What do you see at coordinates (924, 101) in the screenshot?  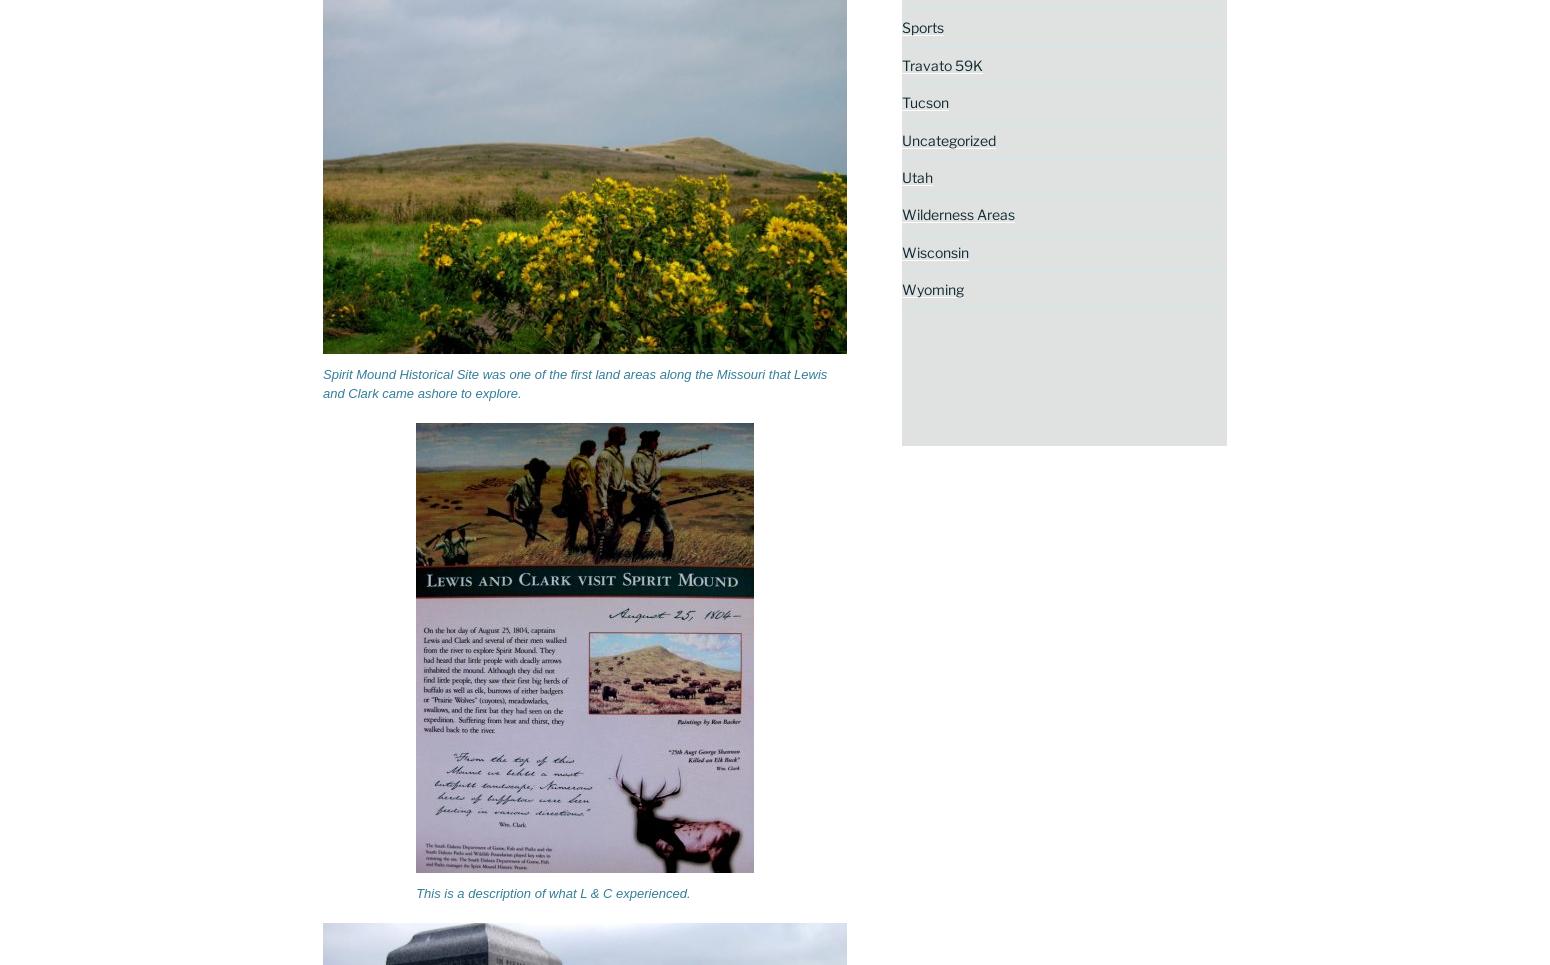 I see `'Tucson'` at bounding box center [924, 101].